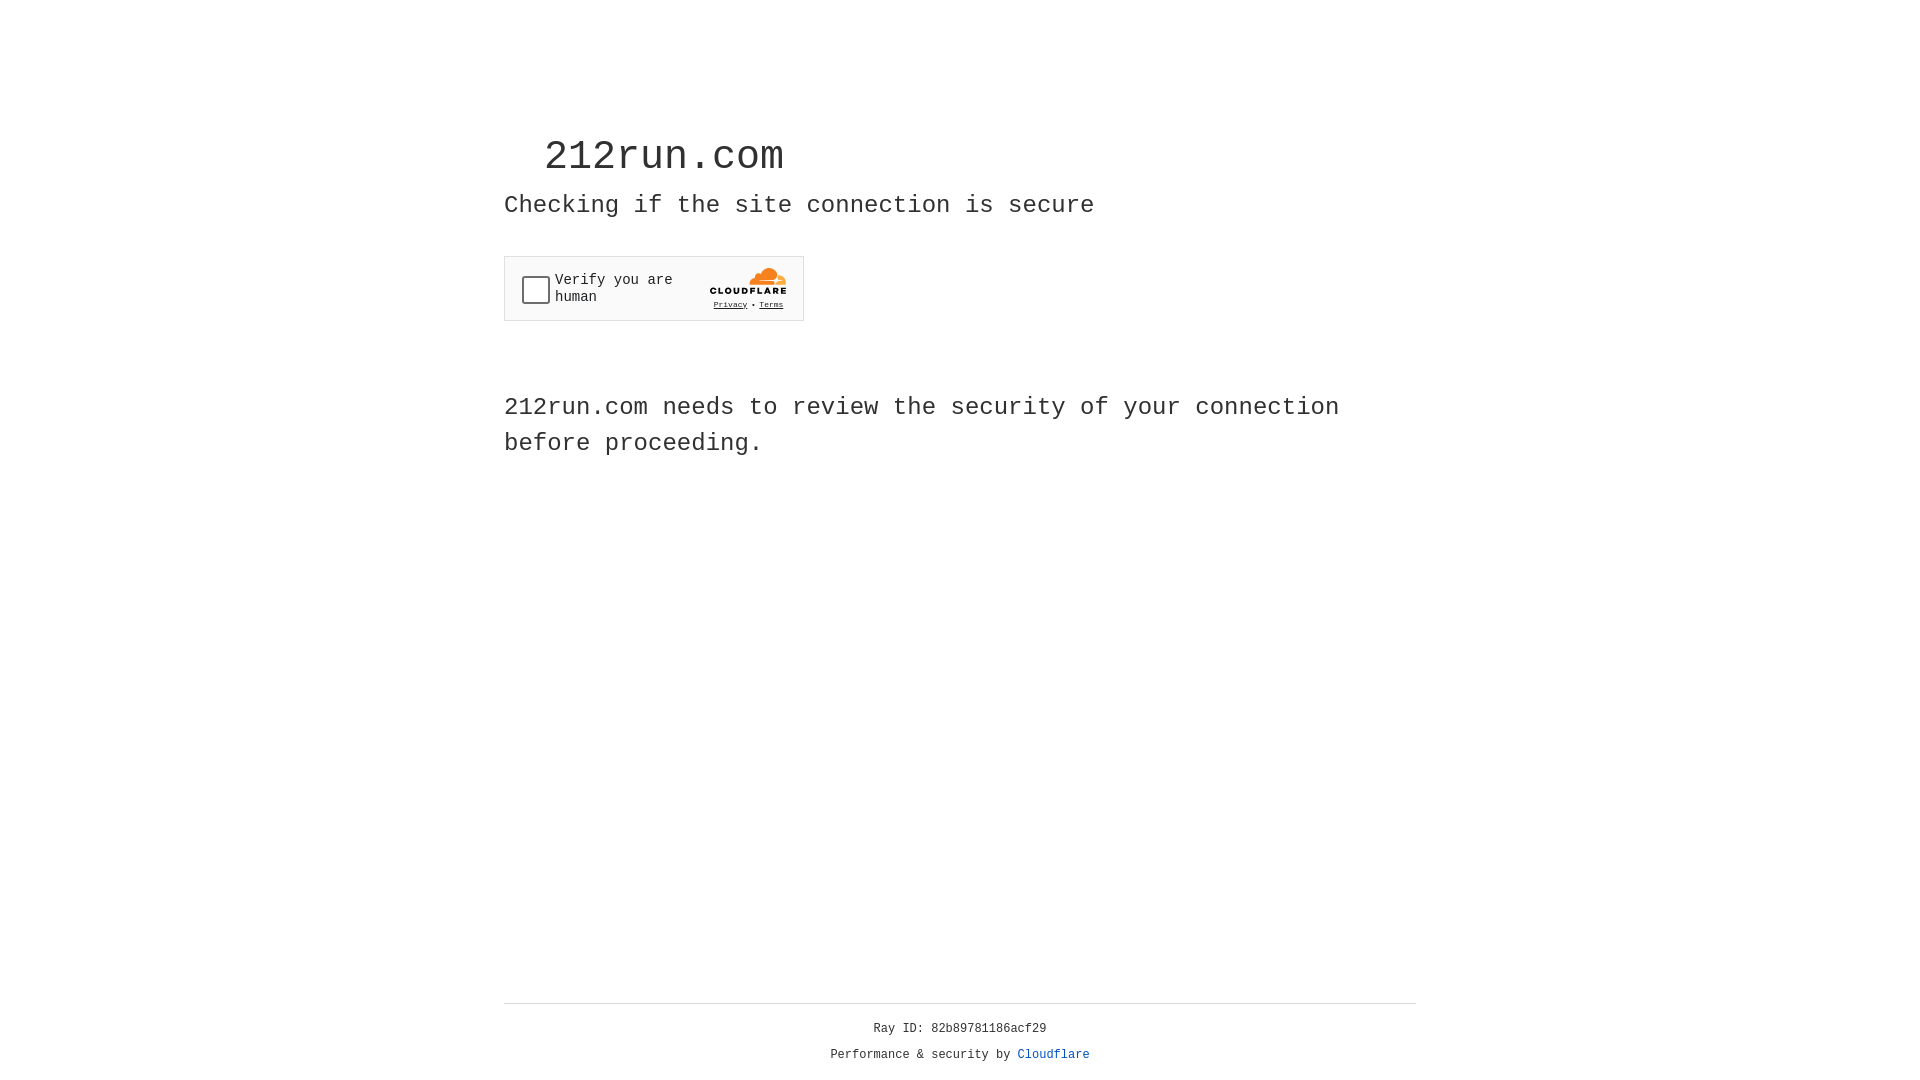  Describe the element at coordinates (1053, 1054) in the screenshot. I see `'Cloudflare'` at that location.